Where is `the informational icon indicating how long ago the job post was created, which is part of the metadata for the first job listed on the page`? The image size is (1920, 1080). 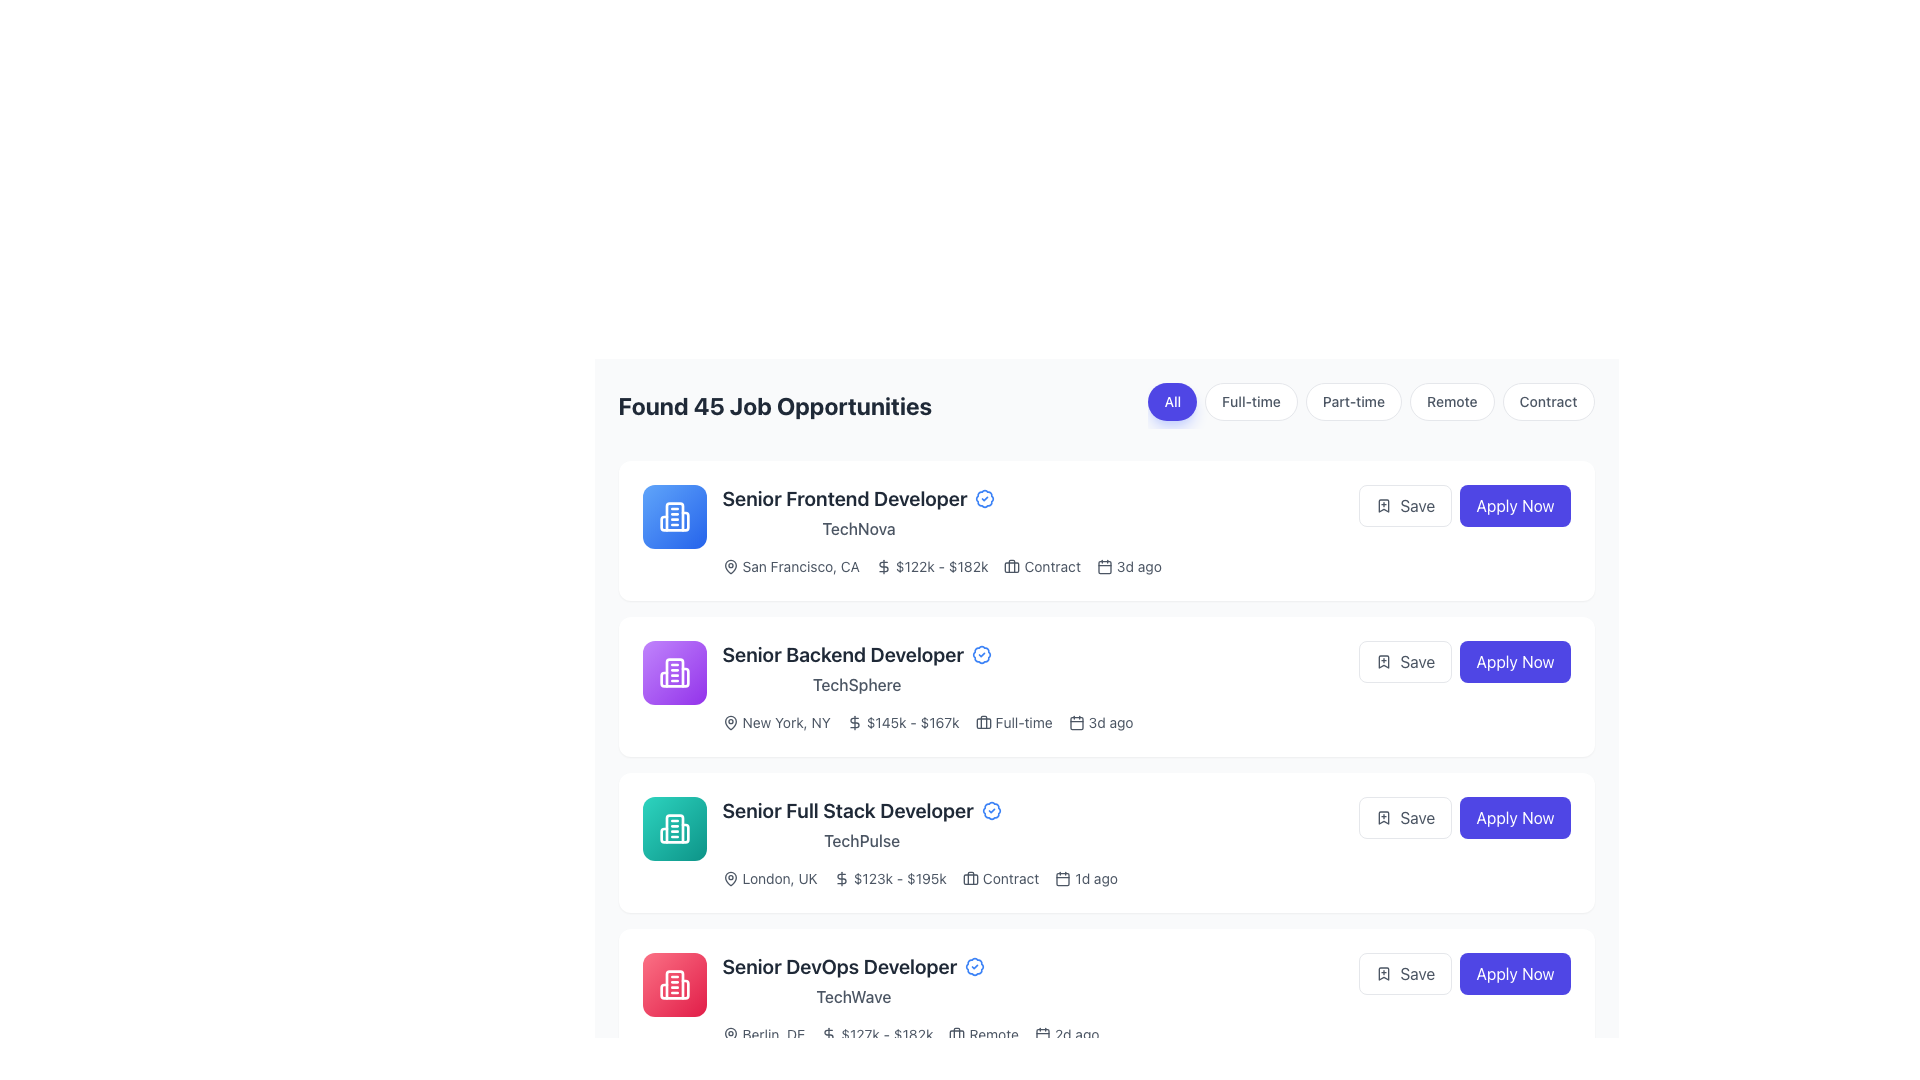 the informational icon indicating how long ago the job post was created, which is part of the metadata for the first job listed on the page is located at coordinates (1128, 567).